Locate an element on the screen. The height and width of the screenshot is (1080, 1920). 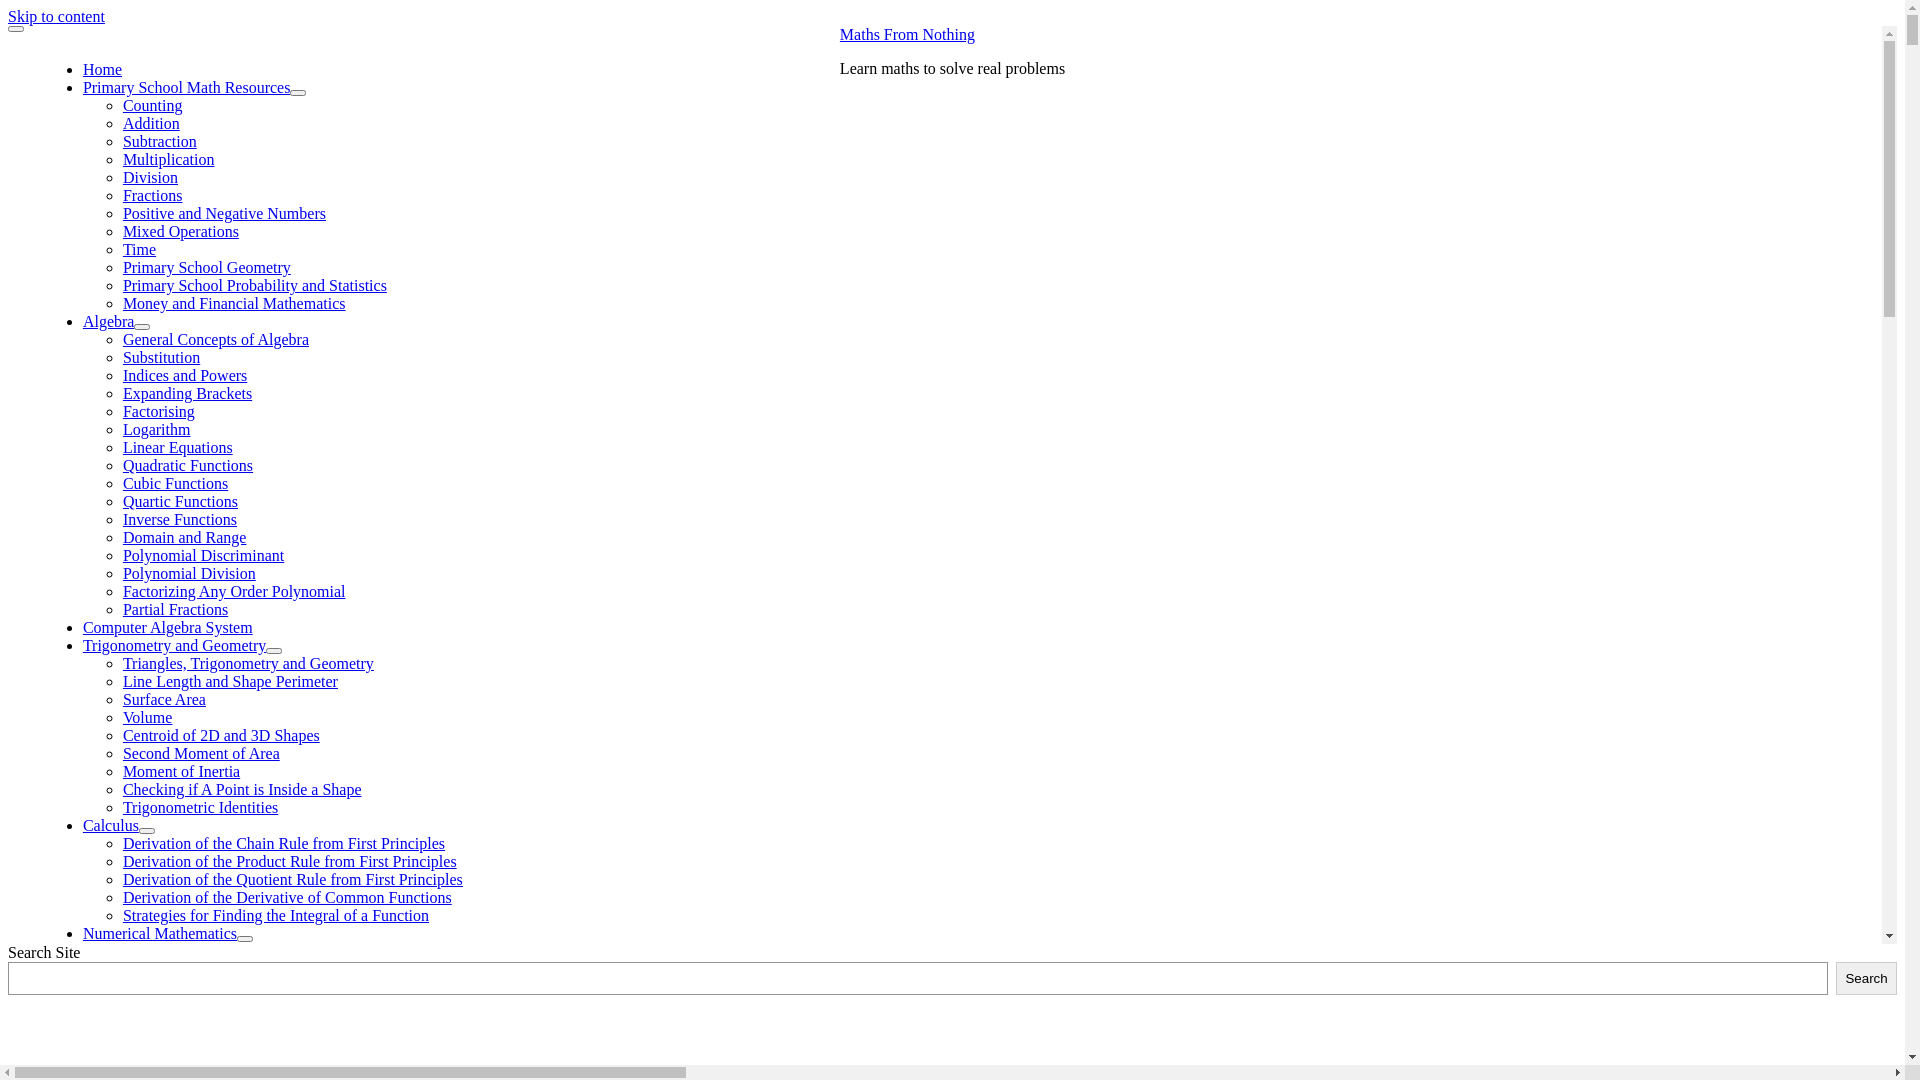
'Line Length and Shape Perimeter' is located at coordinates (230, 680).